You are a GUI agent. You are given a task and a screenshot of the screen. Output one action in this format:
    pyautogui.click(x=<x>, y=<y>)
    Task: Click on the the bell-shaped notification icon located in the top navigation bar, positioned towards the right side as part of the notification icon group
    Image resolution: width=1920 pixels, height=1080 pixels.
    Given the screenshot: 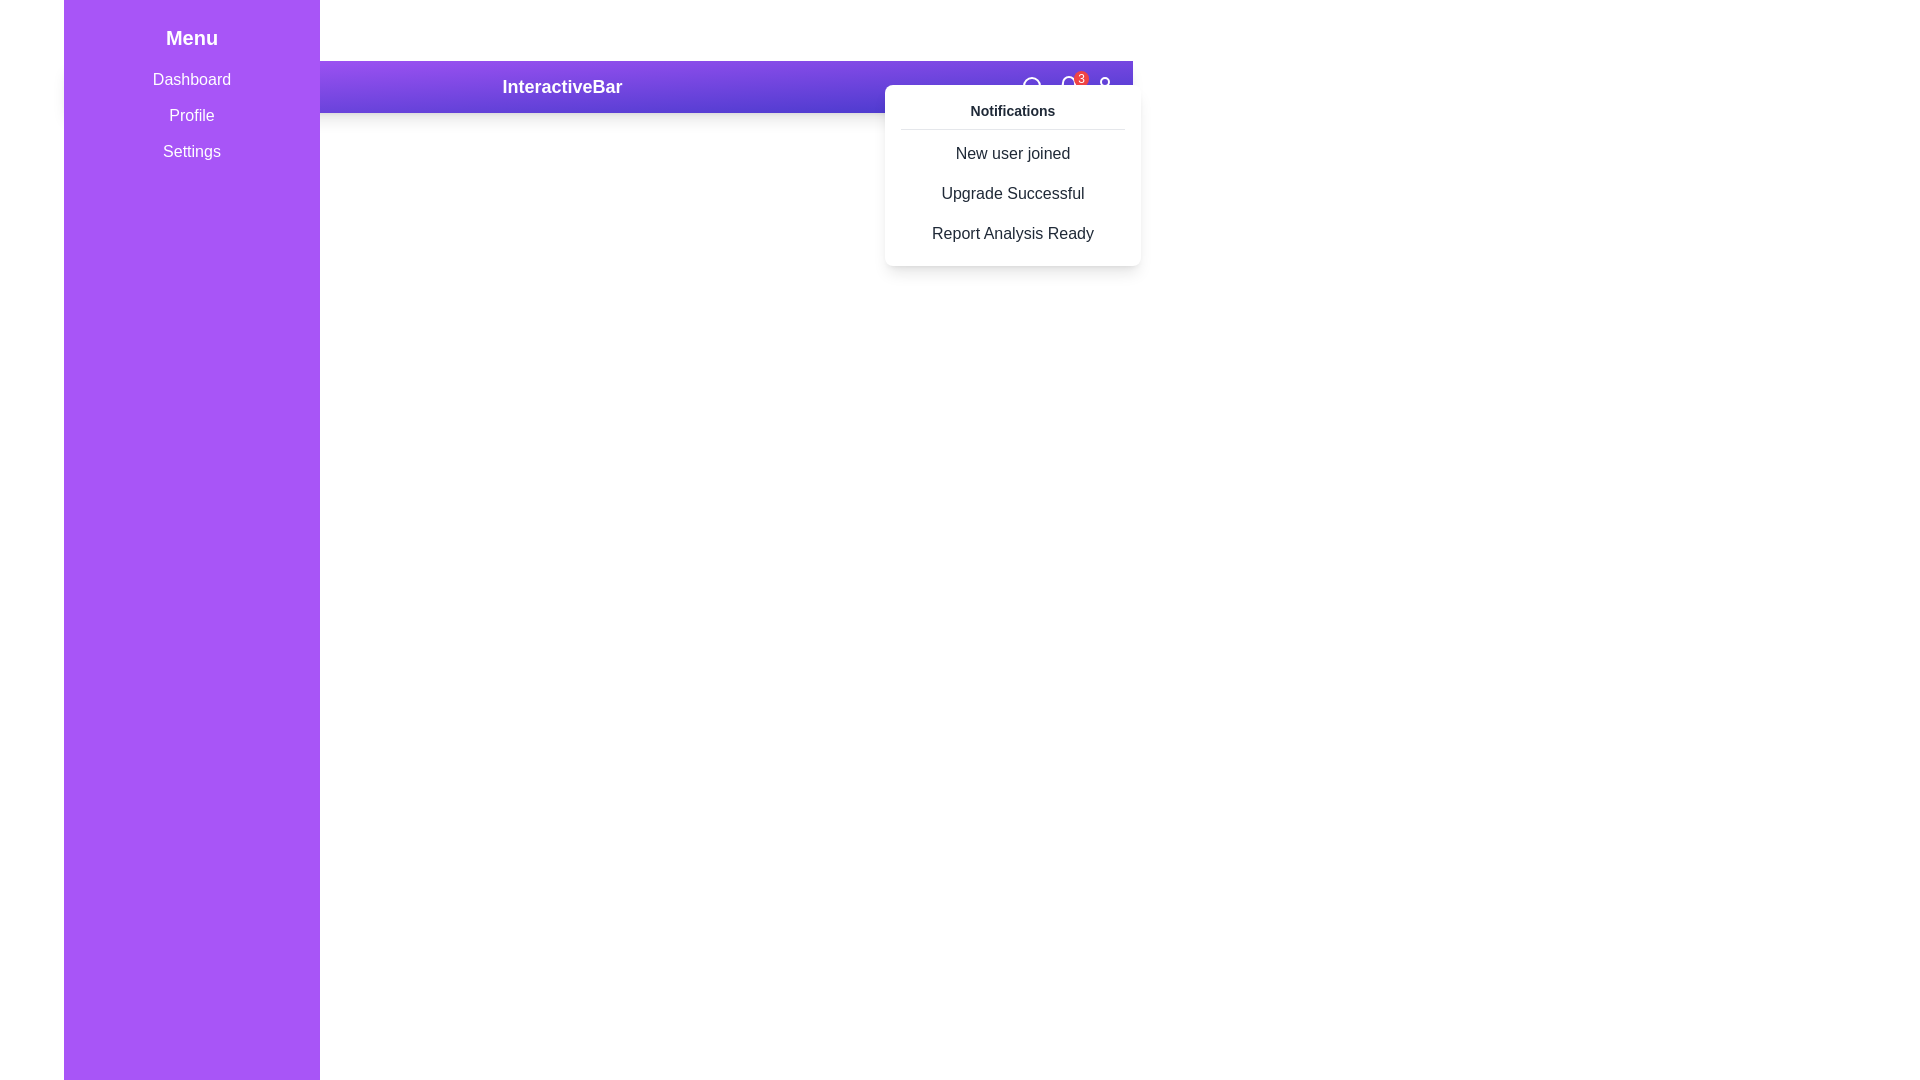 What is the action you would take?
    pyautogui.click(x=1068, y=83)
    